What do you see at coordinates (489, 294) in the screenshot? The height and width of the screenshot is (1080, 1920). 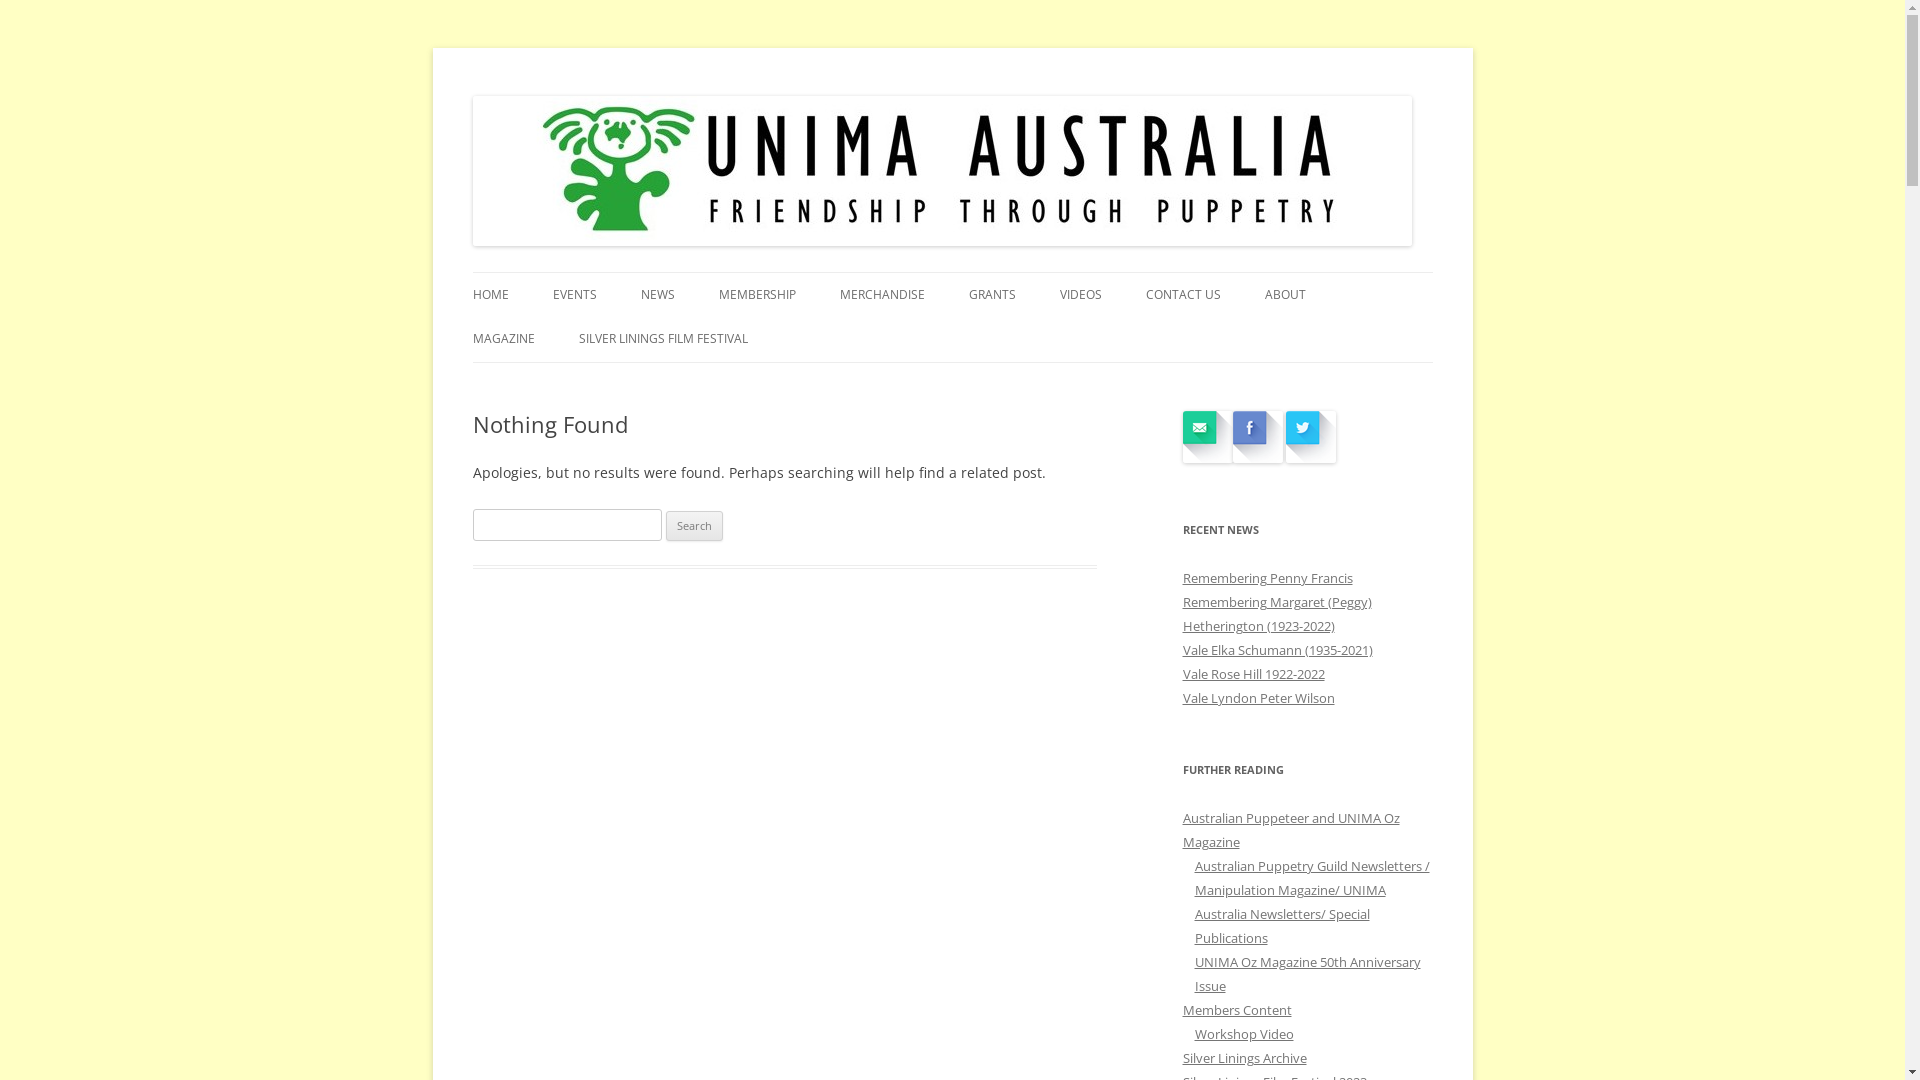 I see `'HOME'` at bounding box center [489, 294].